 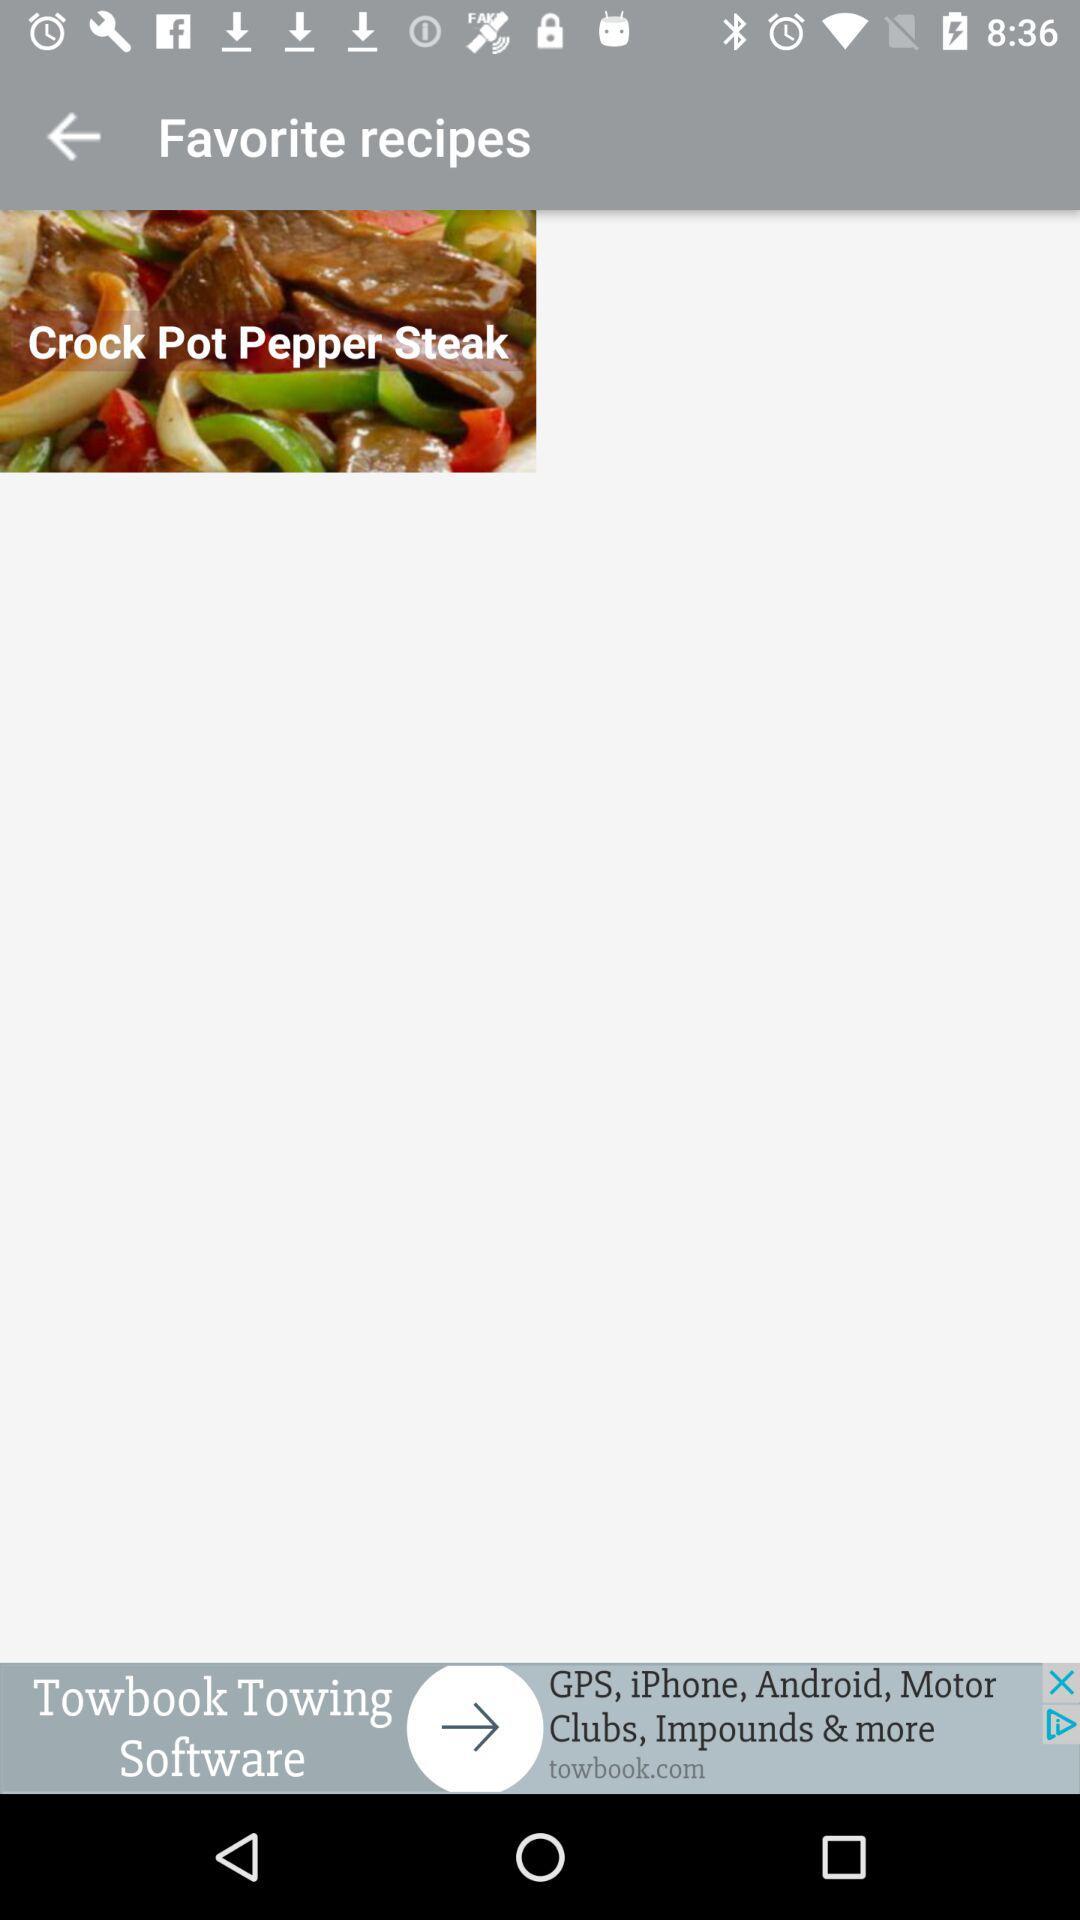 What do you see at coordinates (540, 1727) in the screenshot?
I see `open advertisement` at bounding box center [540, 1727].